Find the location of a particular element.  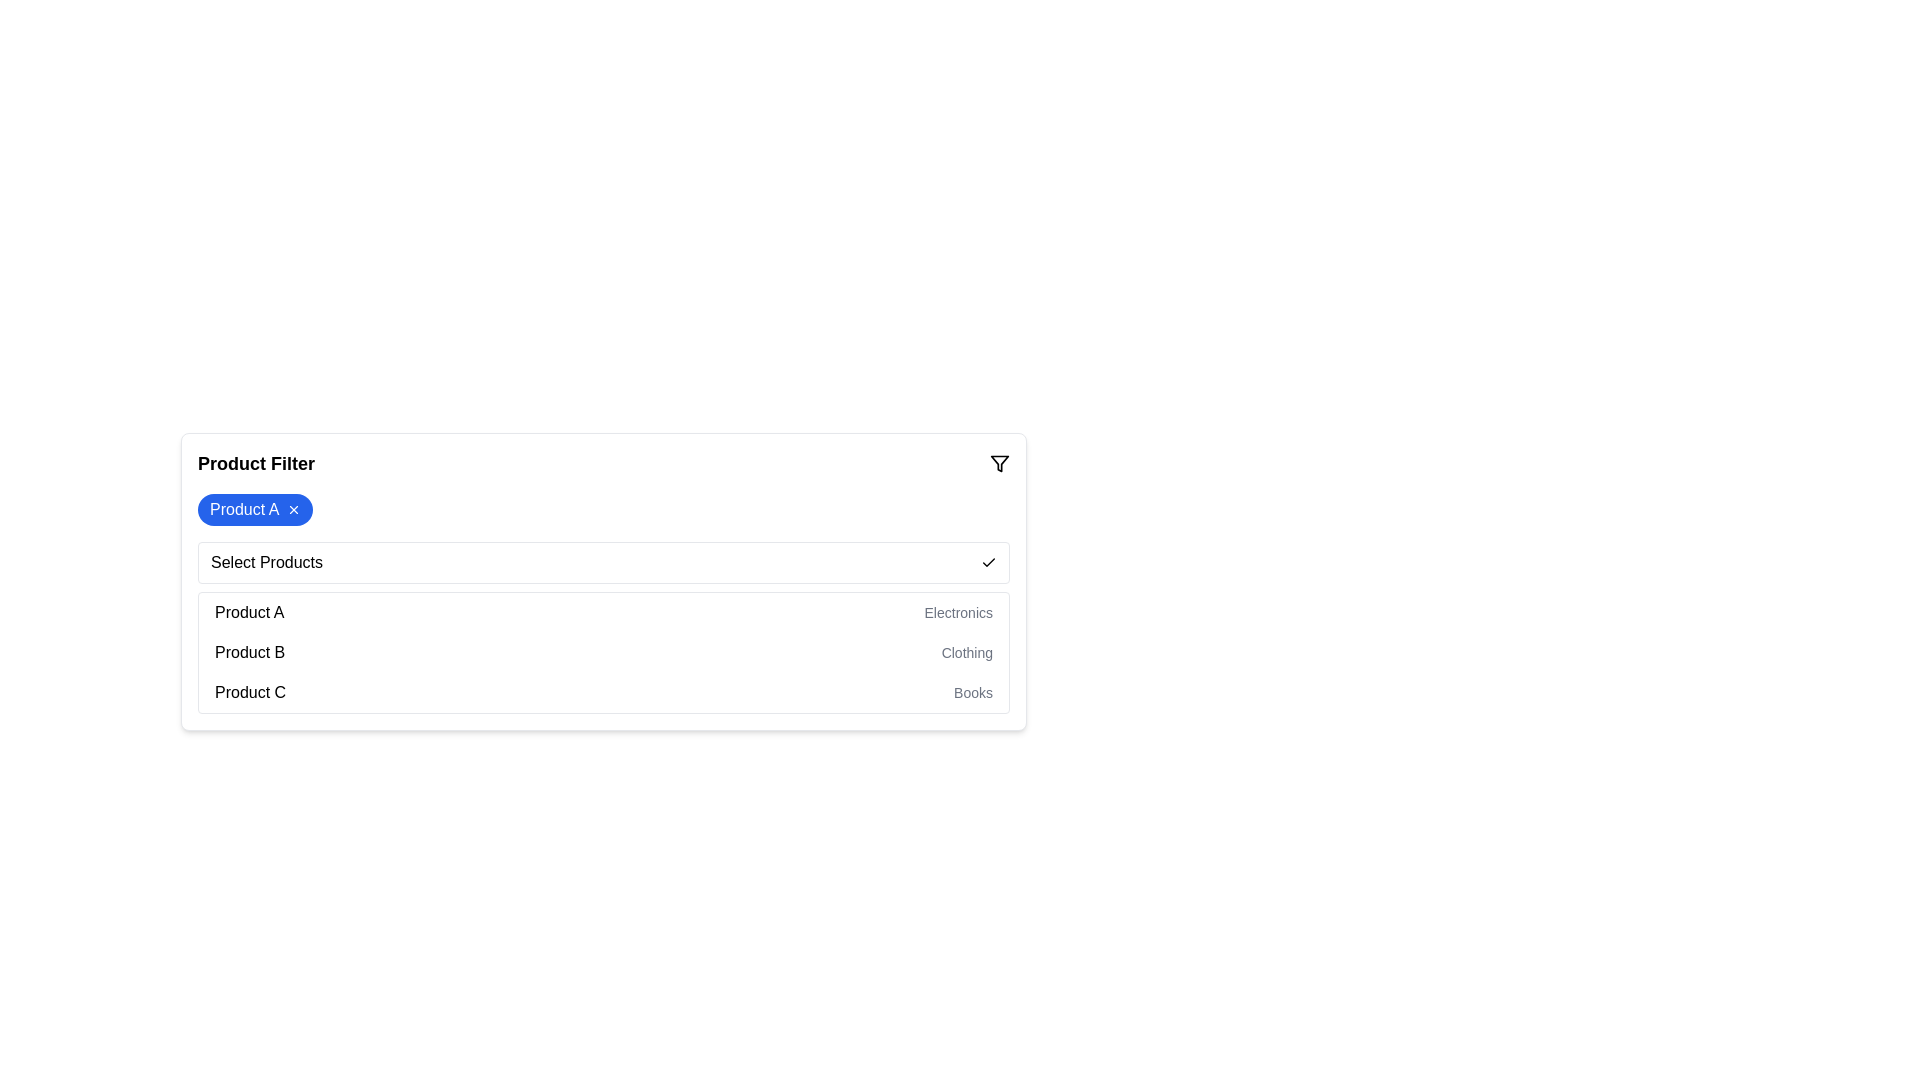

the content of the removable filter tag displaying the applied filter 'Product A' located under the 'Product Filter' section is located at coordinates (254, 508).